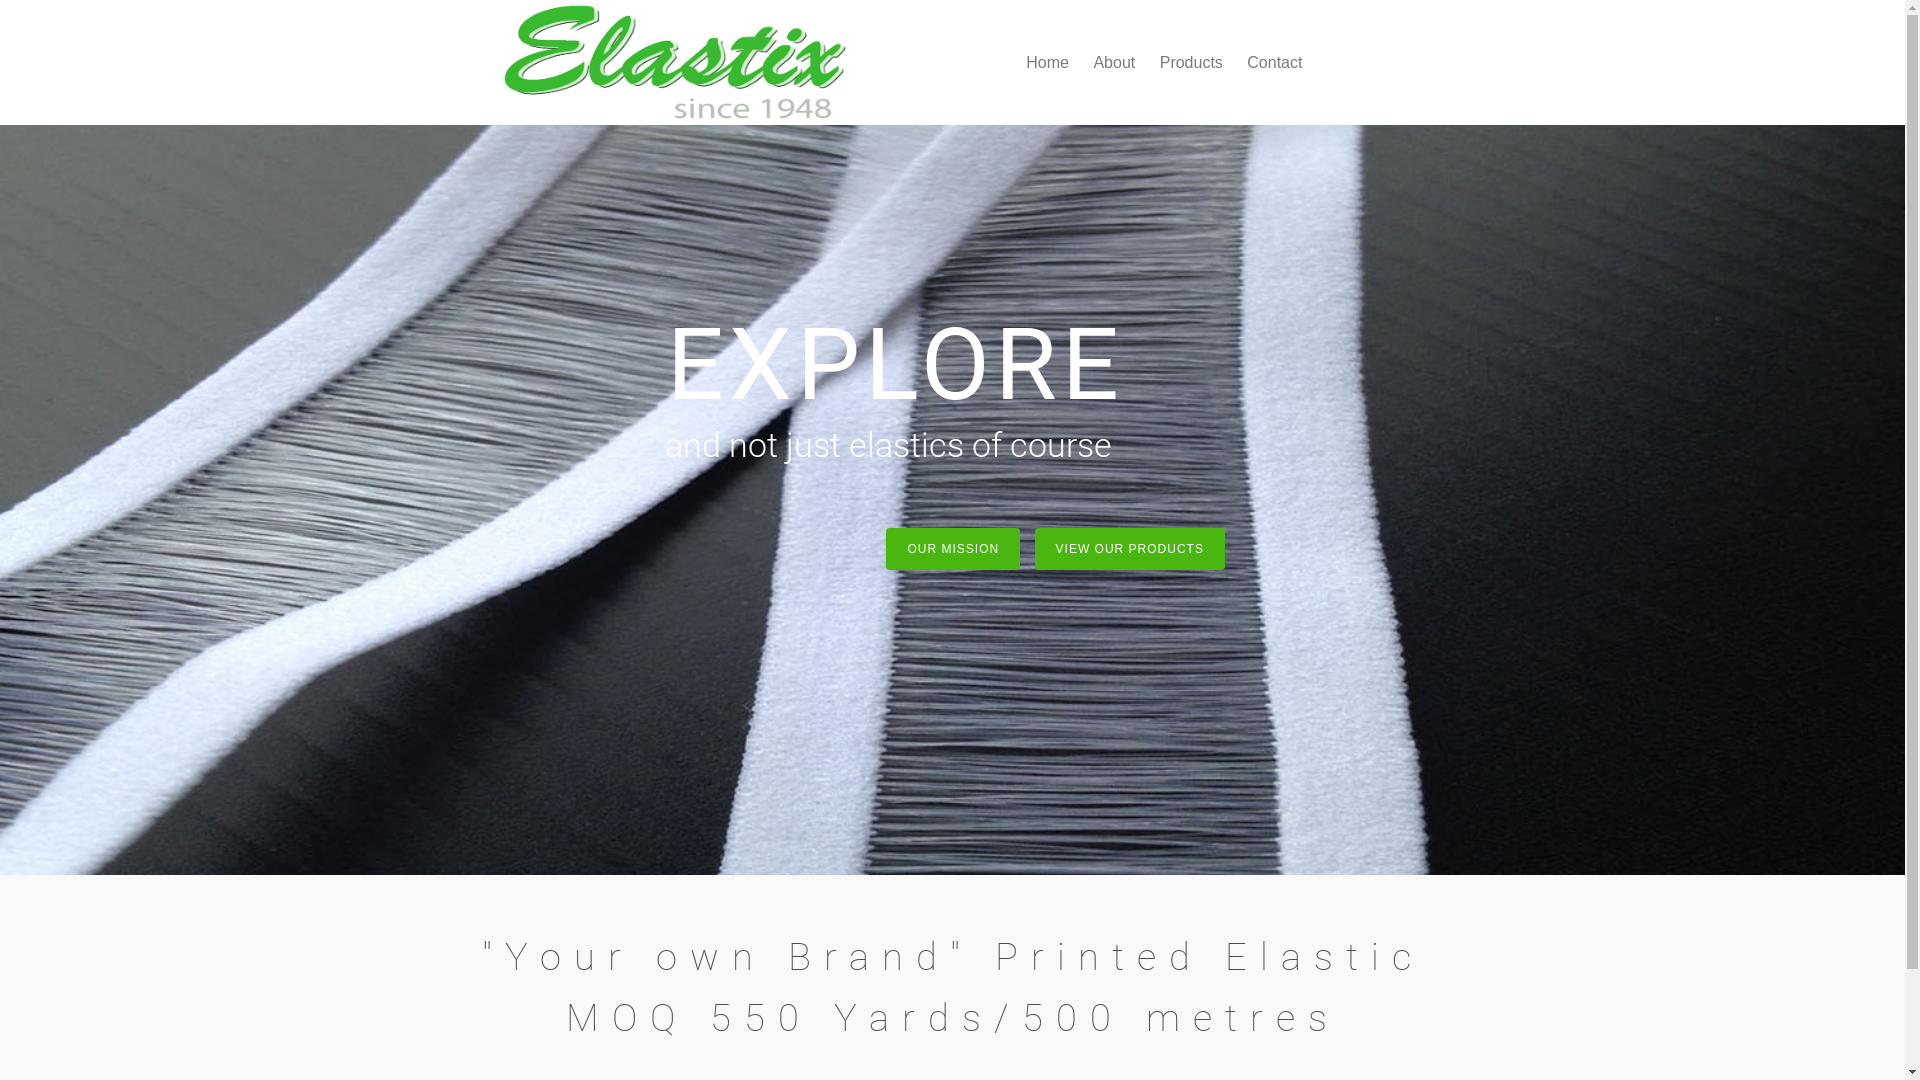 The image size is (1920, 1080). Describe the element at coordinates (1112, 60) in the screenshot. I see `'About'` at that location.